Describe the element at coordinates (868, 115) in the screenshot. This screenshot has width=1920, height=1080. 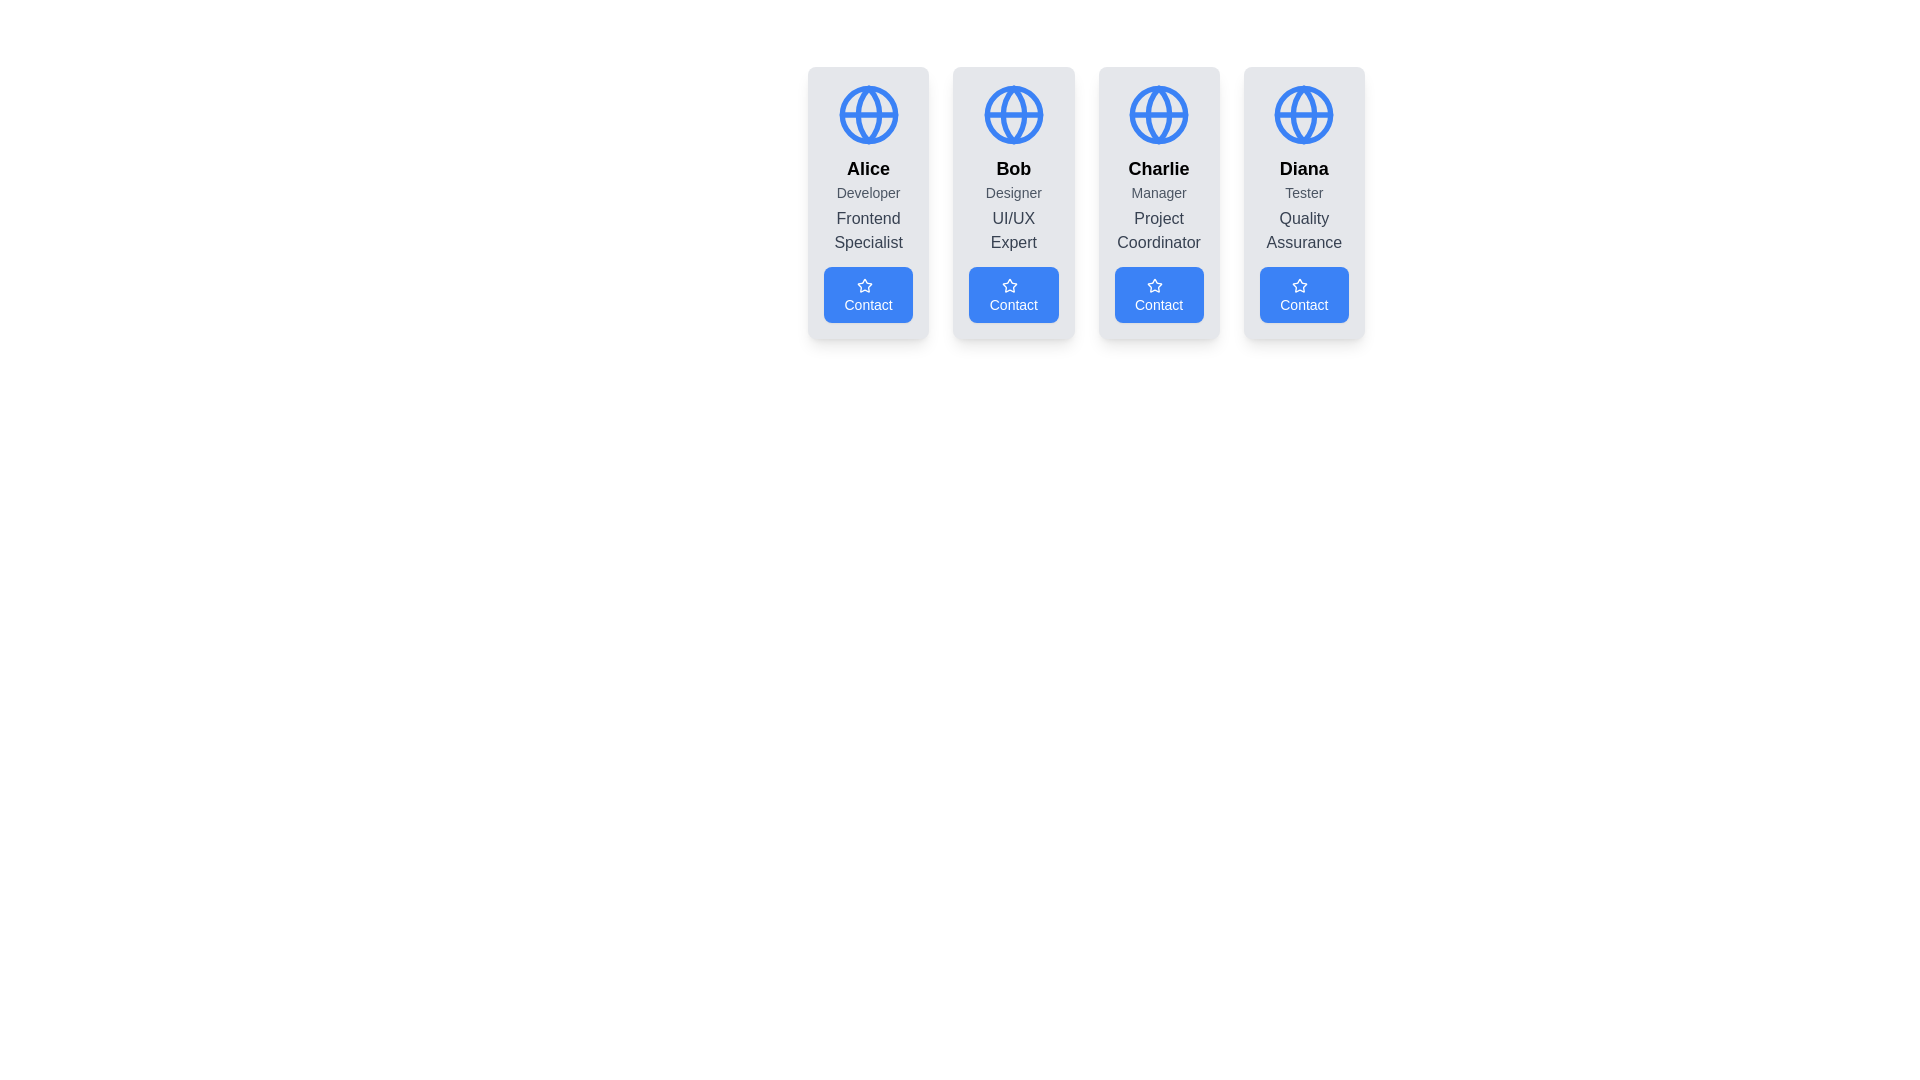
I see `the globe icon at the top of the card labeled 'Alice Developer Frontend Specialist'` at that location.